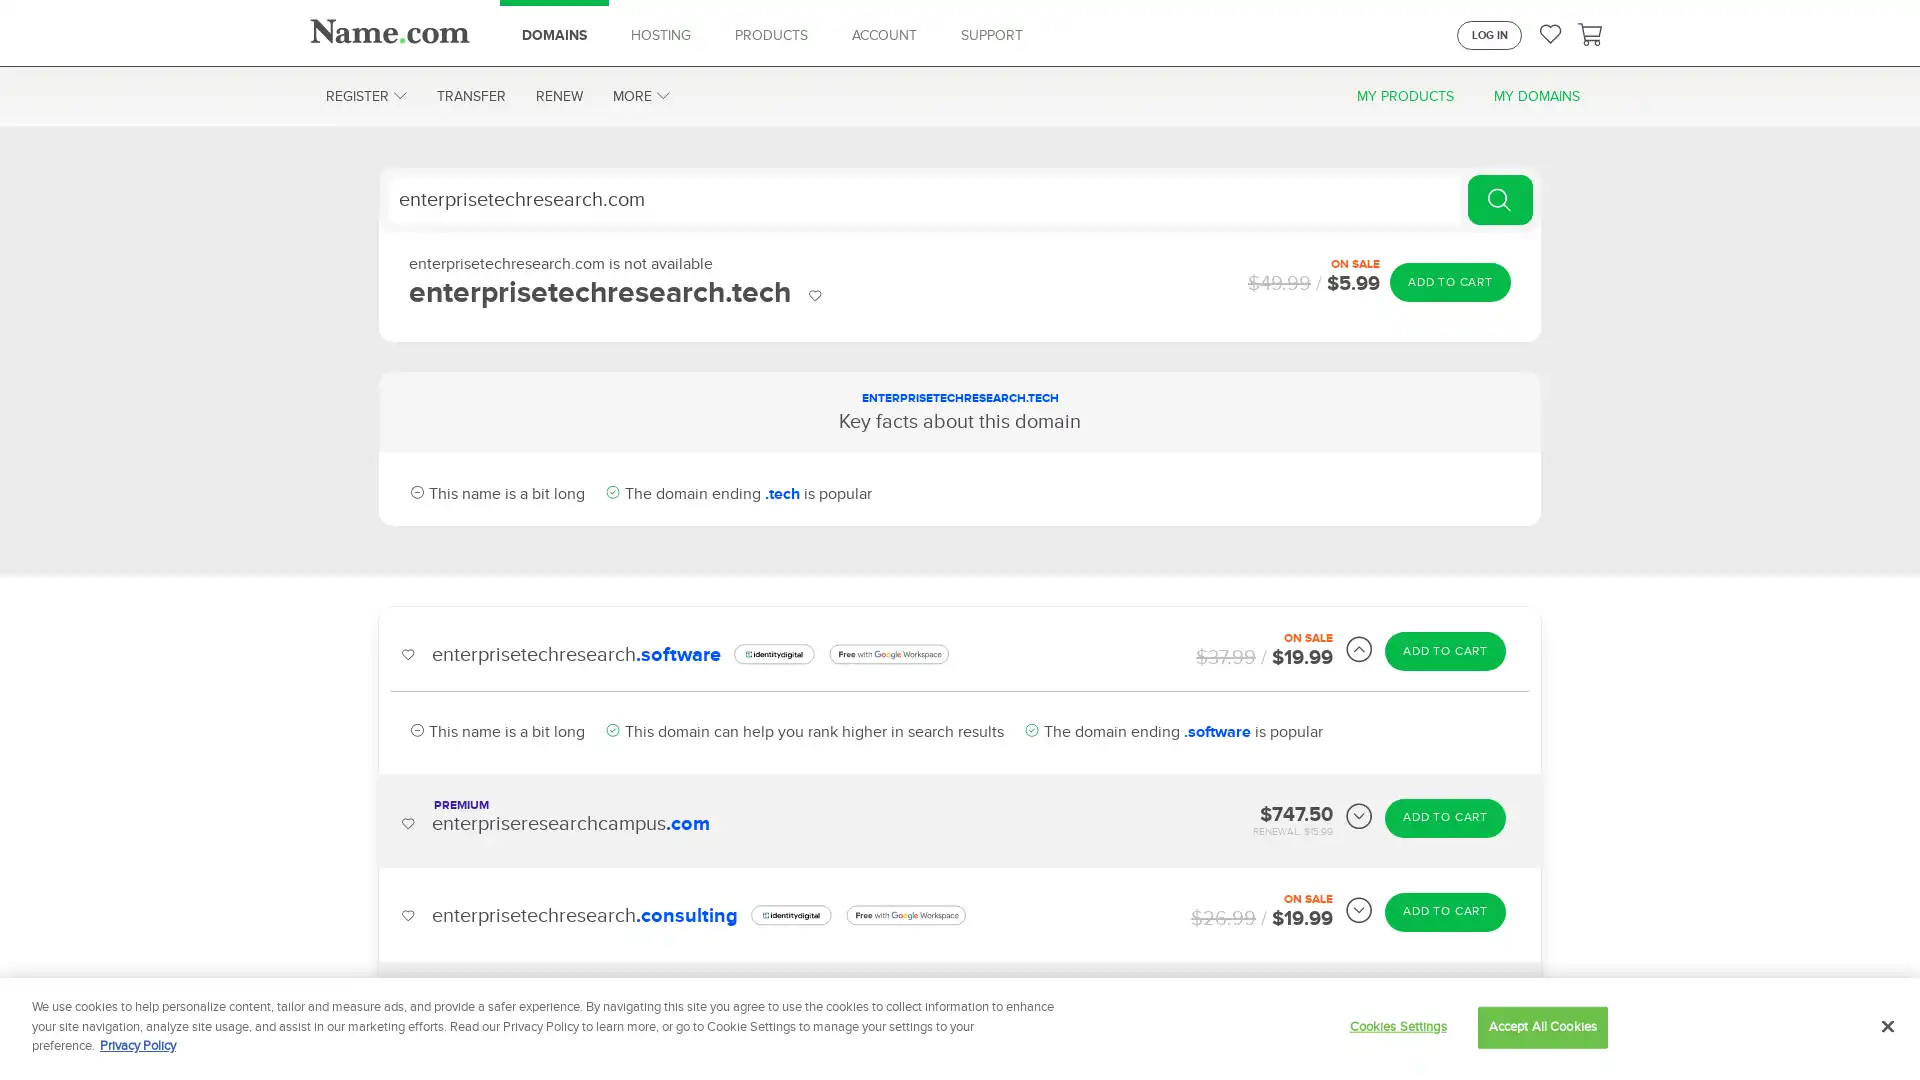 This screenshot has height=1080, width=1920. Describe the element at coordinates (1445, 1005) in the screenshot. I see `ADD TO CART` at that location.